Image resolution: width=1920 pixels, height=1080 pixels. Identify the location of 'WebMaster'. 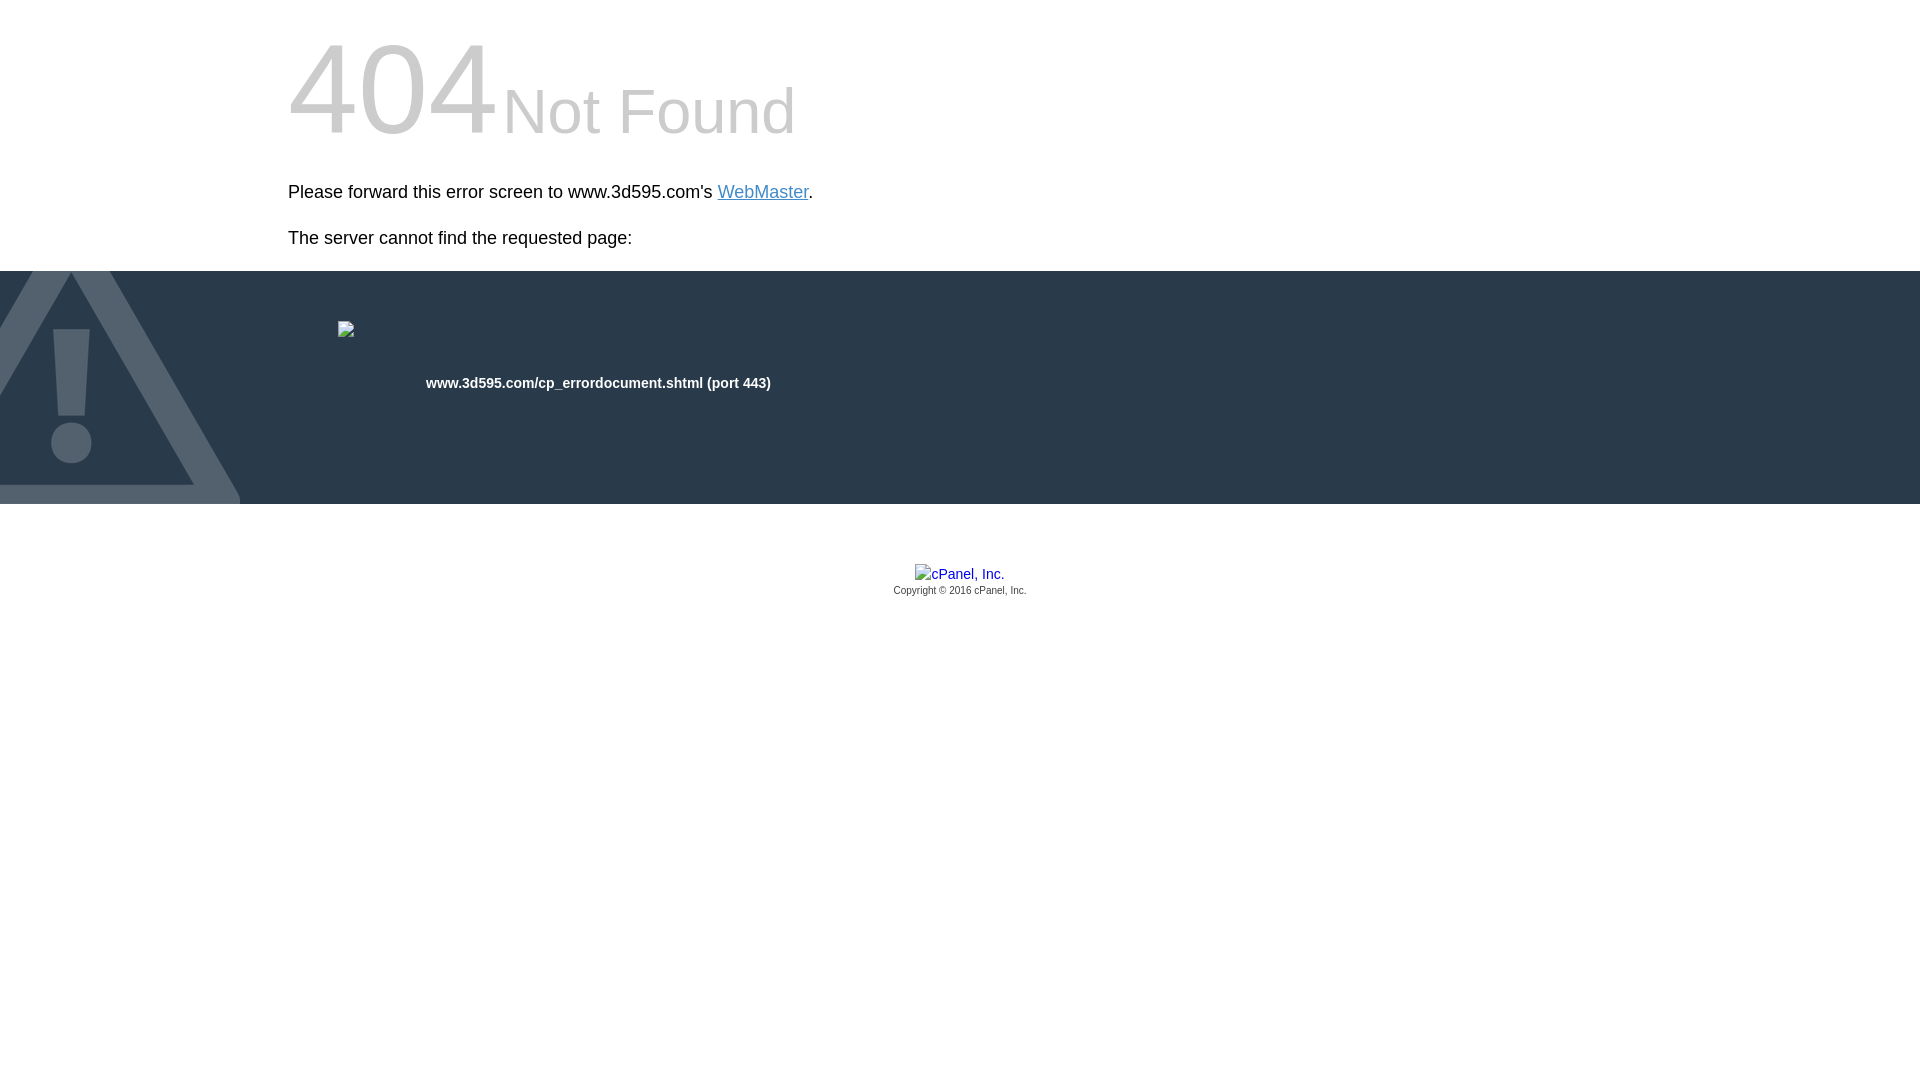
(762, 192).